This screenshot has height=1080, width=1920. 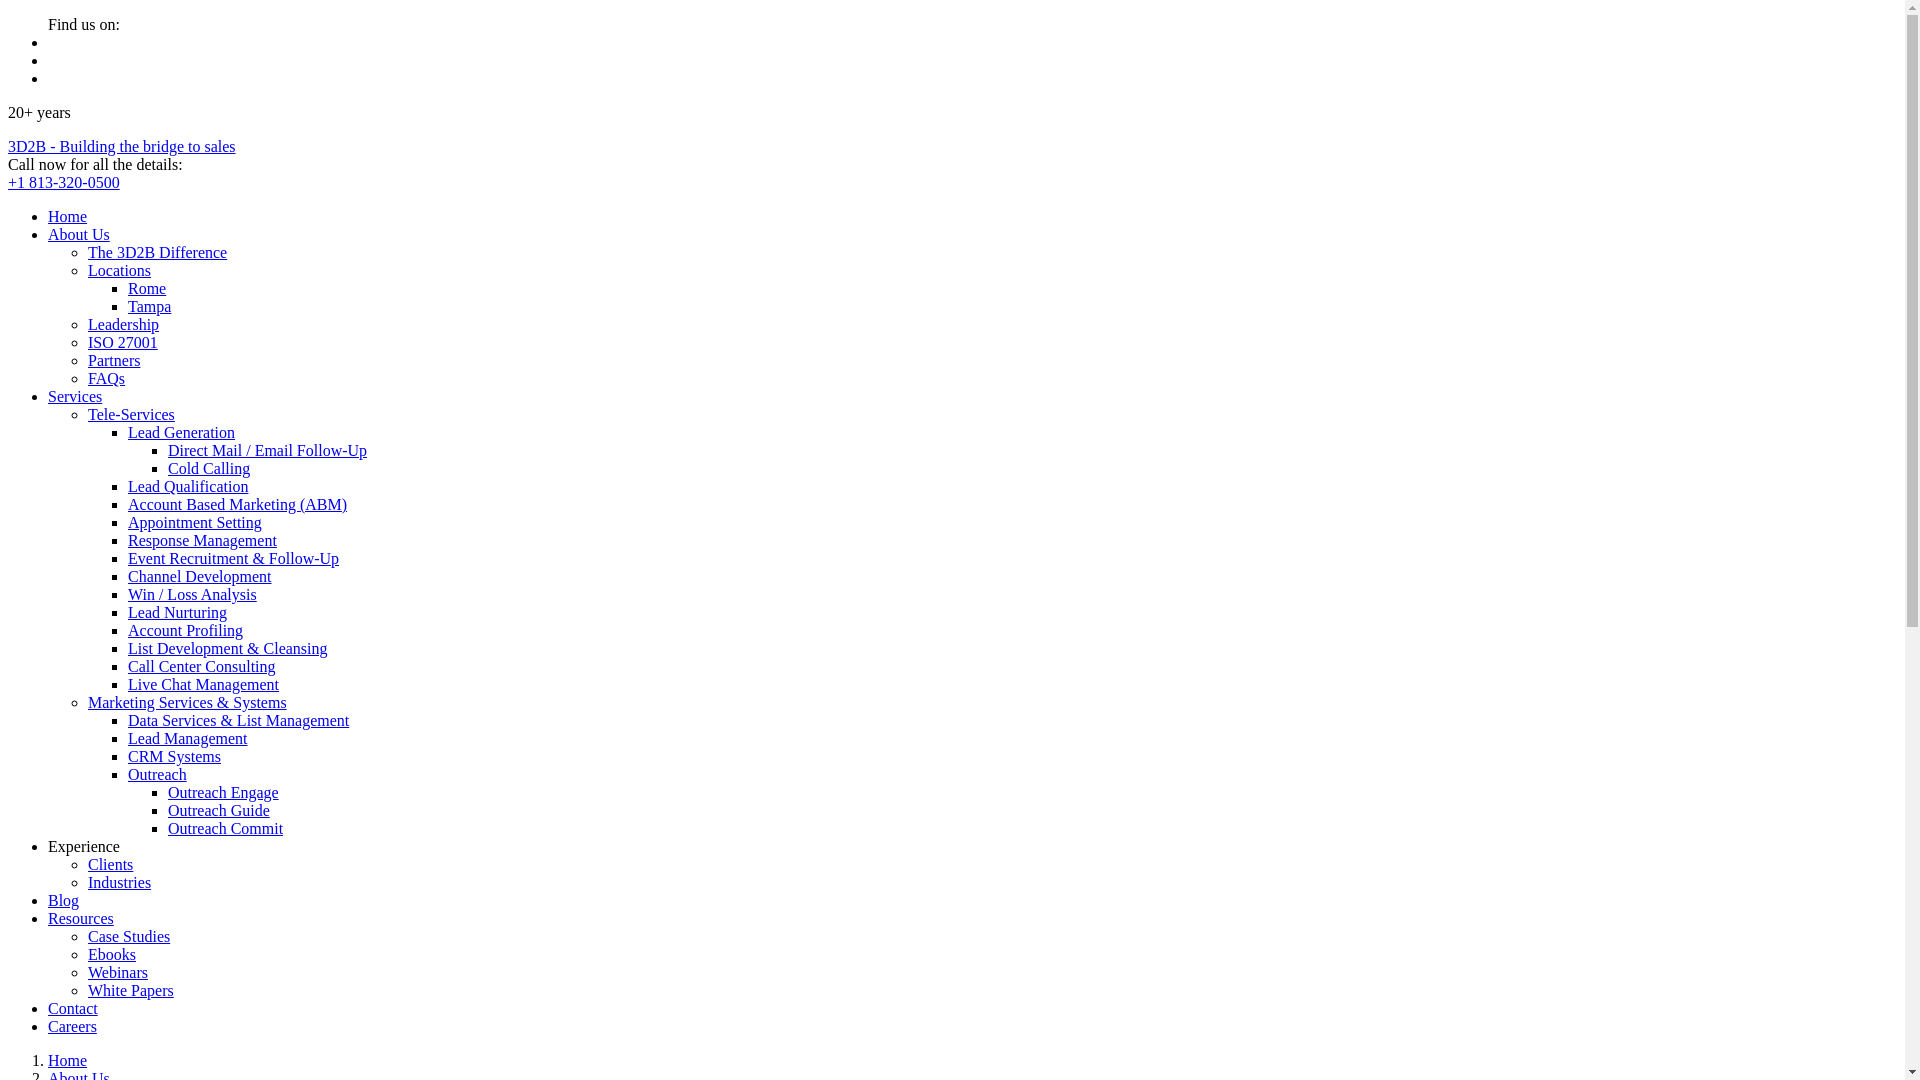 I want to click on 'Cold Calling', so click(x=209, y=468).